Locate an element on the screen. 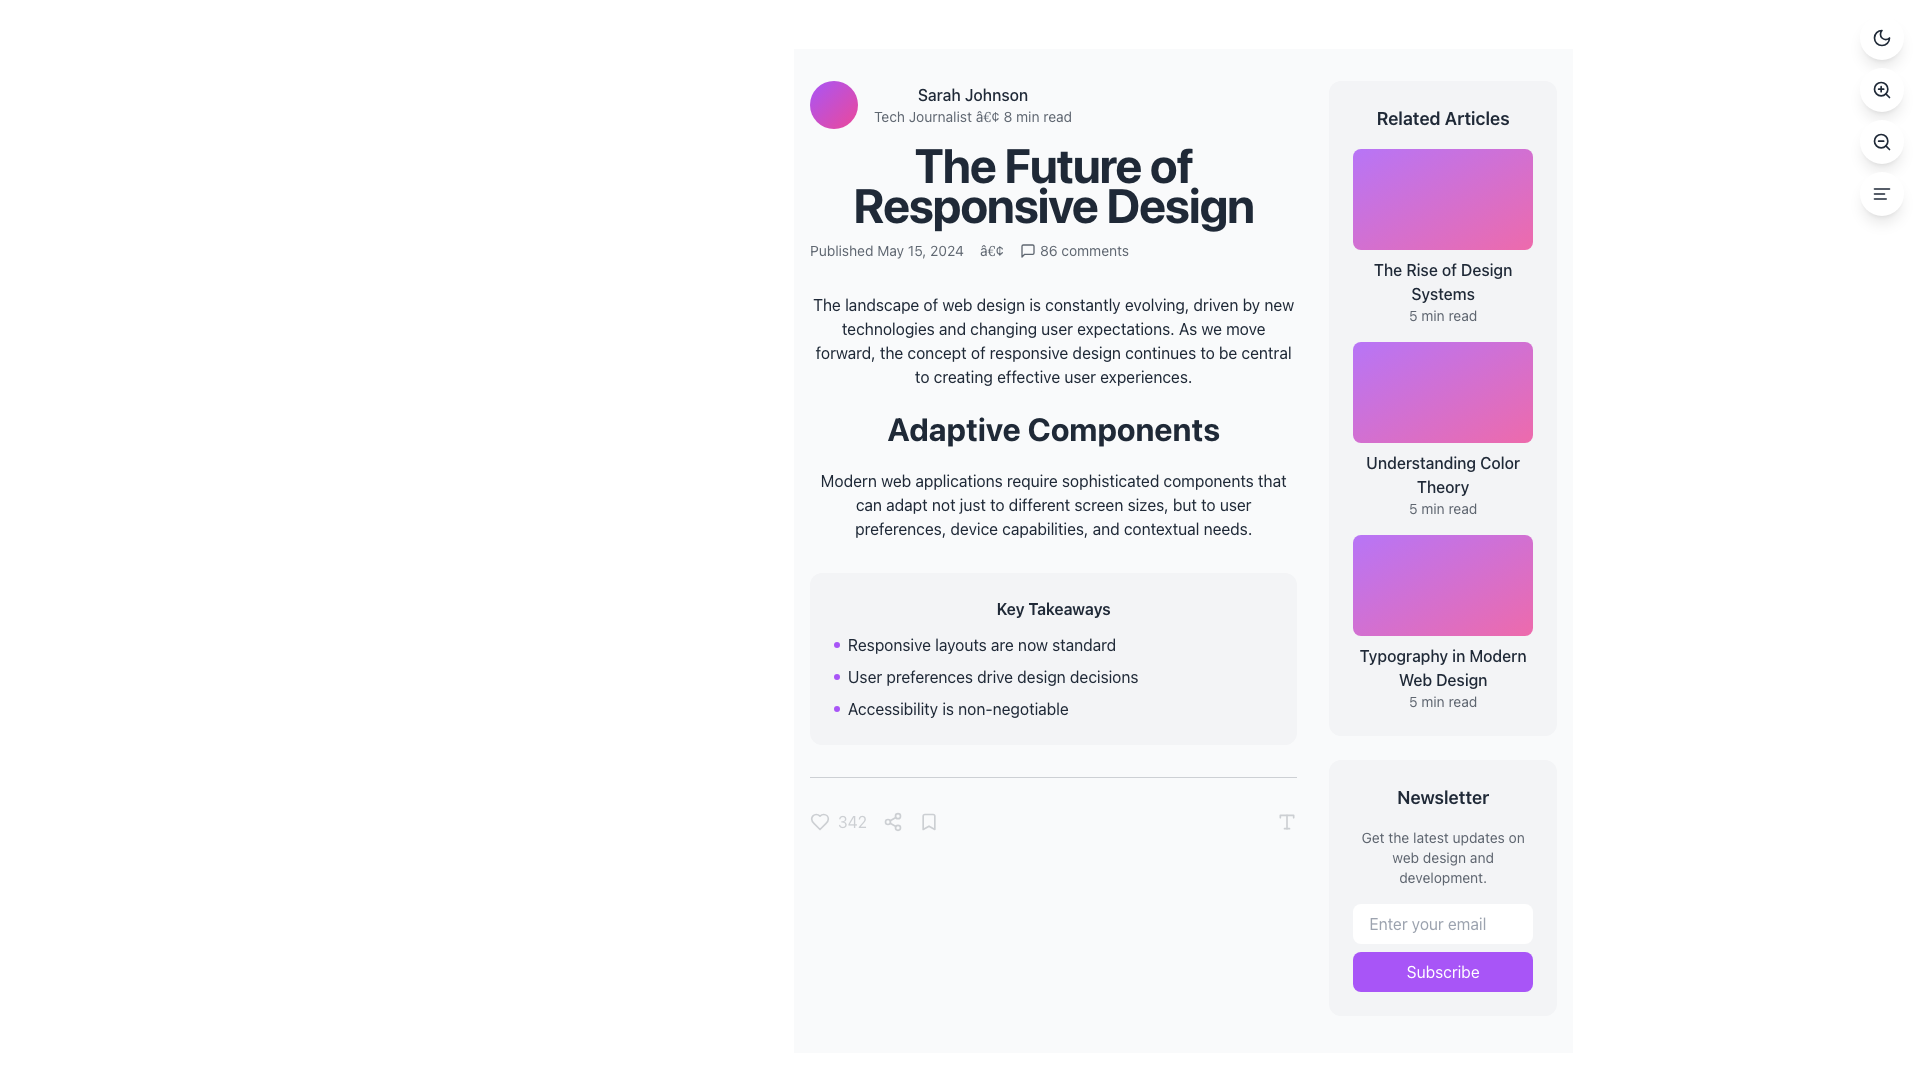  the central circular part of the zoom-in icon, which is a circle-shaped graphic with no fill and a thin stroke is located at coordinates (1880, 88).